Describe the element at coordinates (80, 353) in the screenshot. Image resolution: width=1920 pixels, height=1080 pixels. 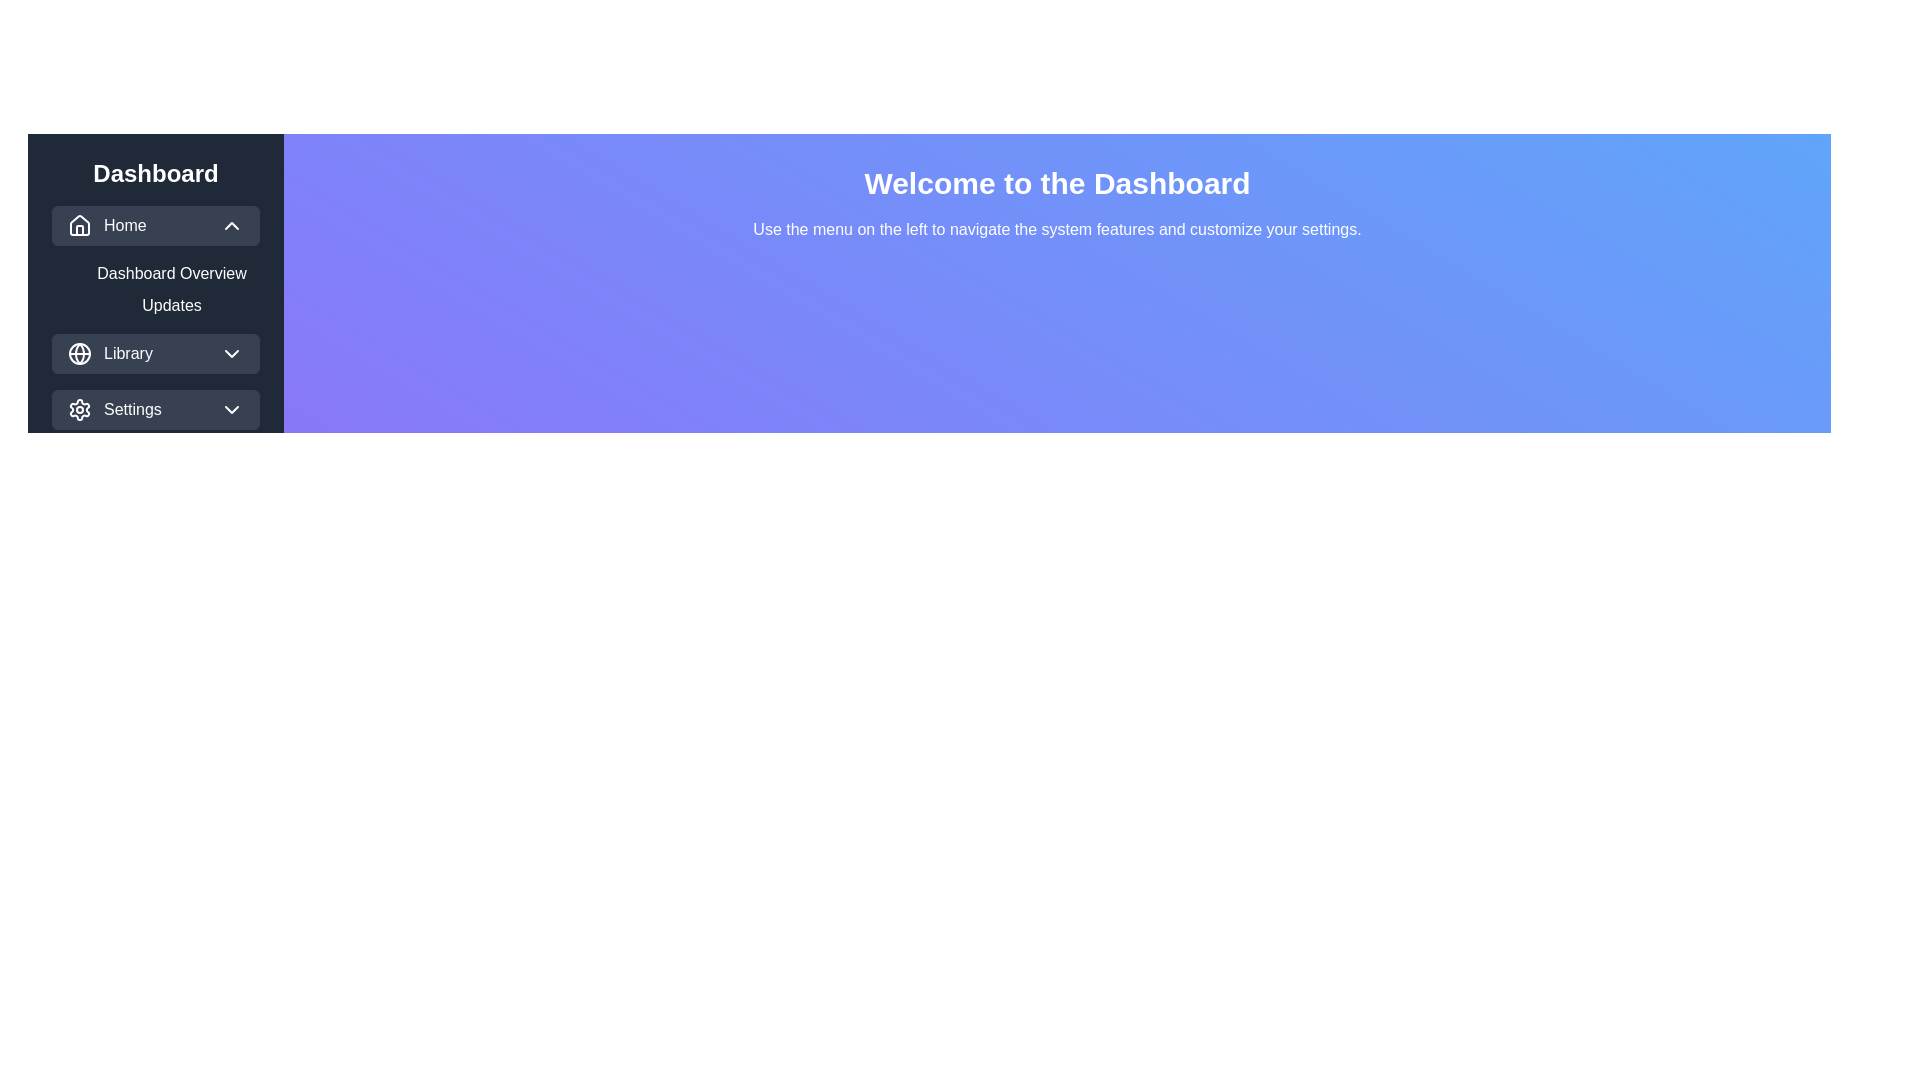
I see `the decorative circle element of the globe icon in the 'Library' navigation item, which is the second item in the vertical menu` at that location.